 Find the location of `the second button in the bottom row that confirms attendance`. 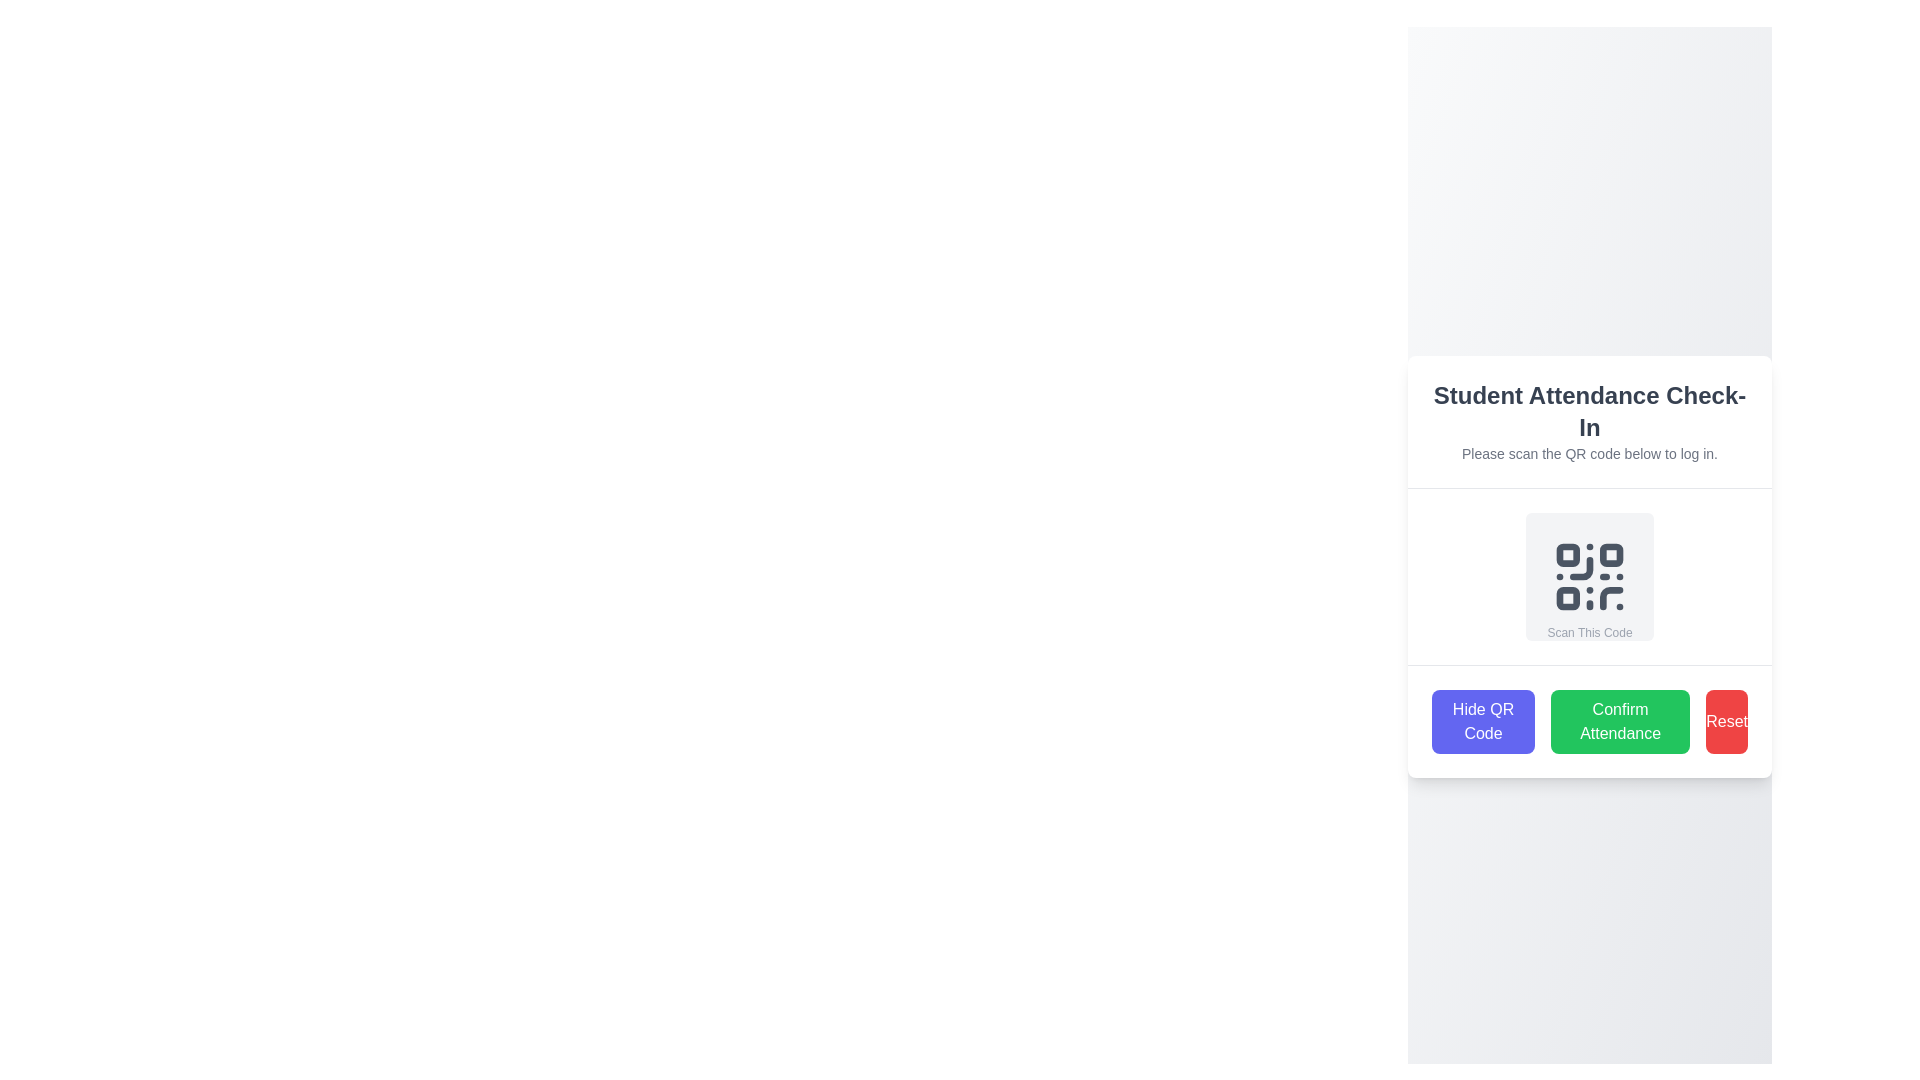

the second button in the bottom row that confirms attendance is located at coordinates (1620, 721).